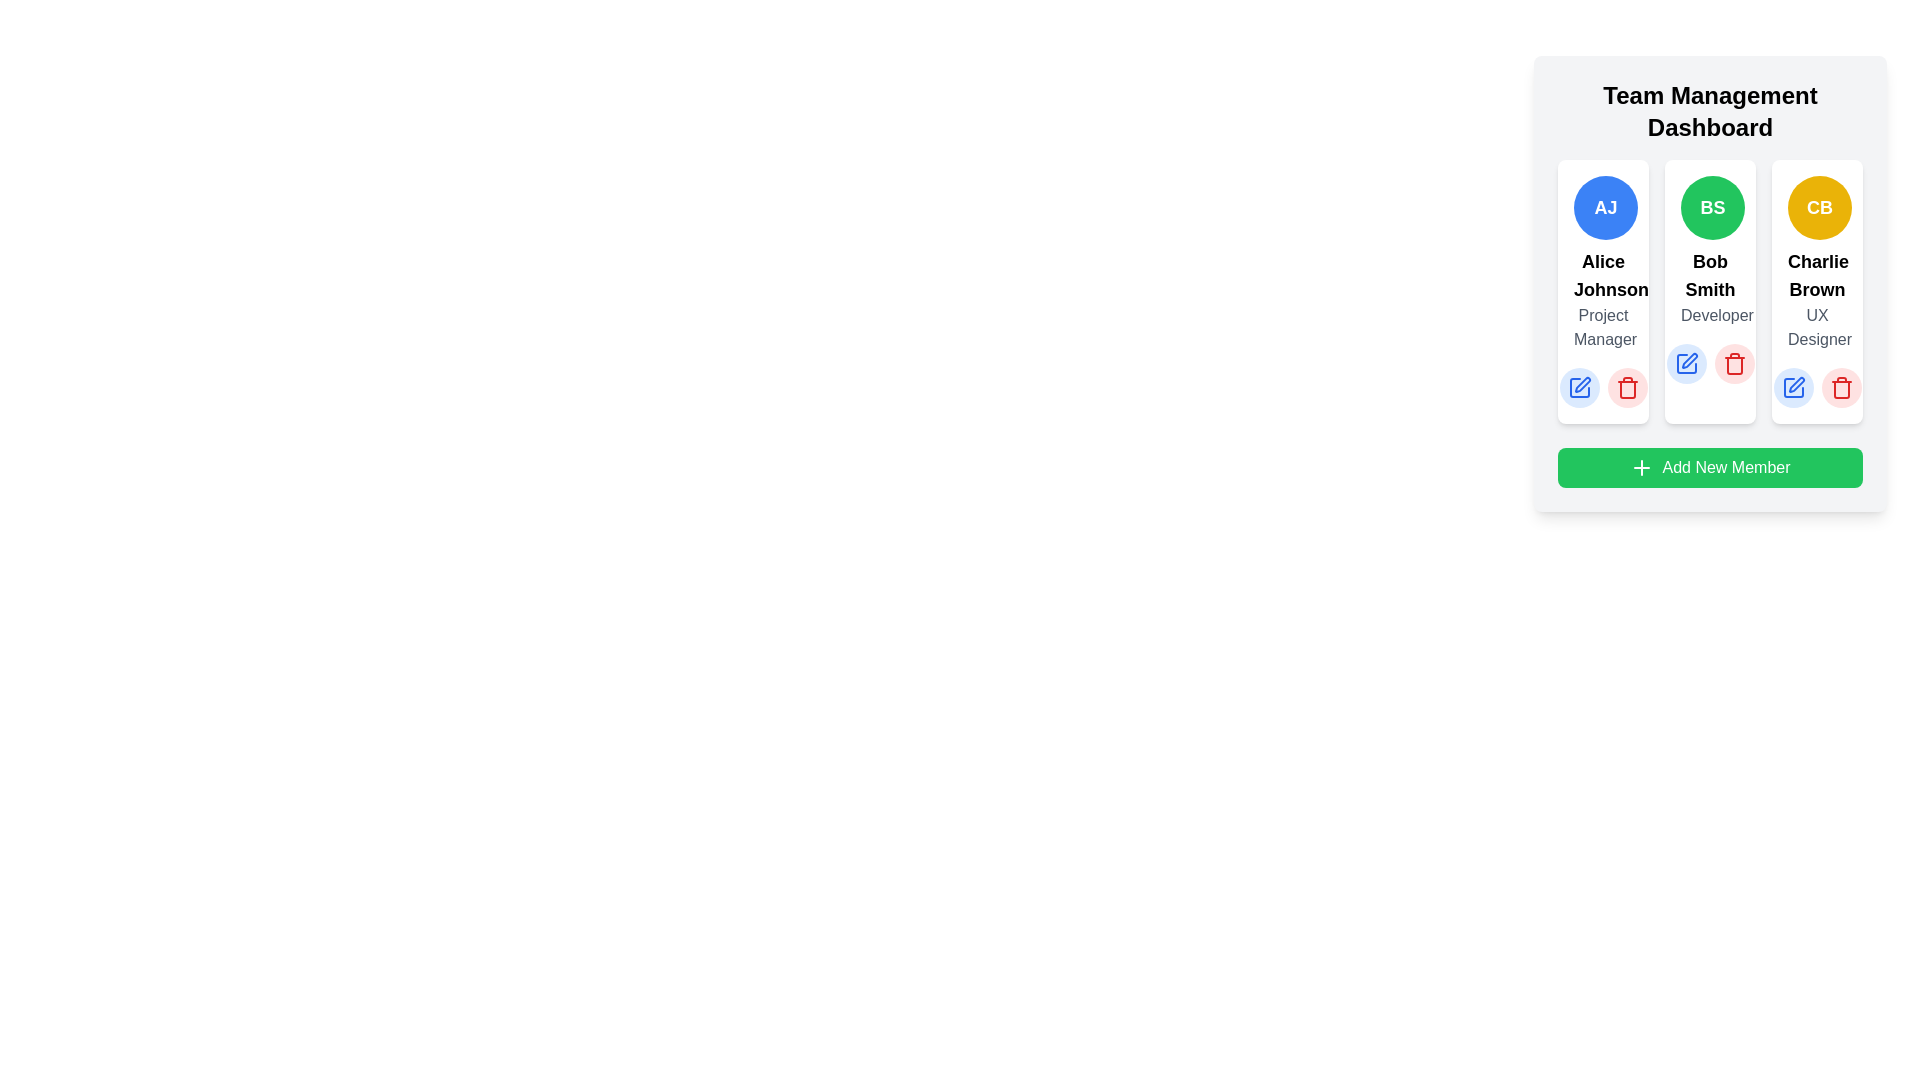  I want to click on the circular button with a red trash bin icon located at the bottom right corner of the first user card in the Team Management Dashboard to initiate the delete action, so click(1627, 388).